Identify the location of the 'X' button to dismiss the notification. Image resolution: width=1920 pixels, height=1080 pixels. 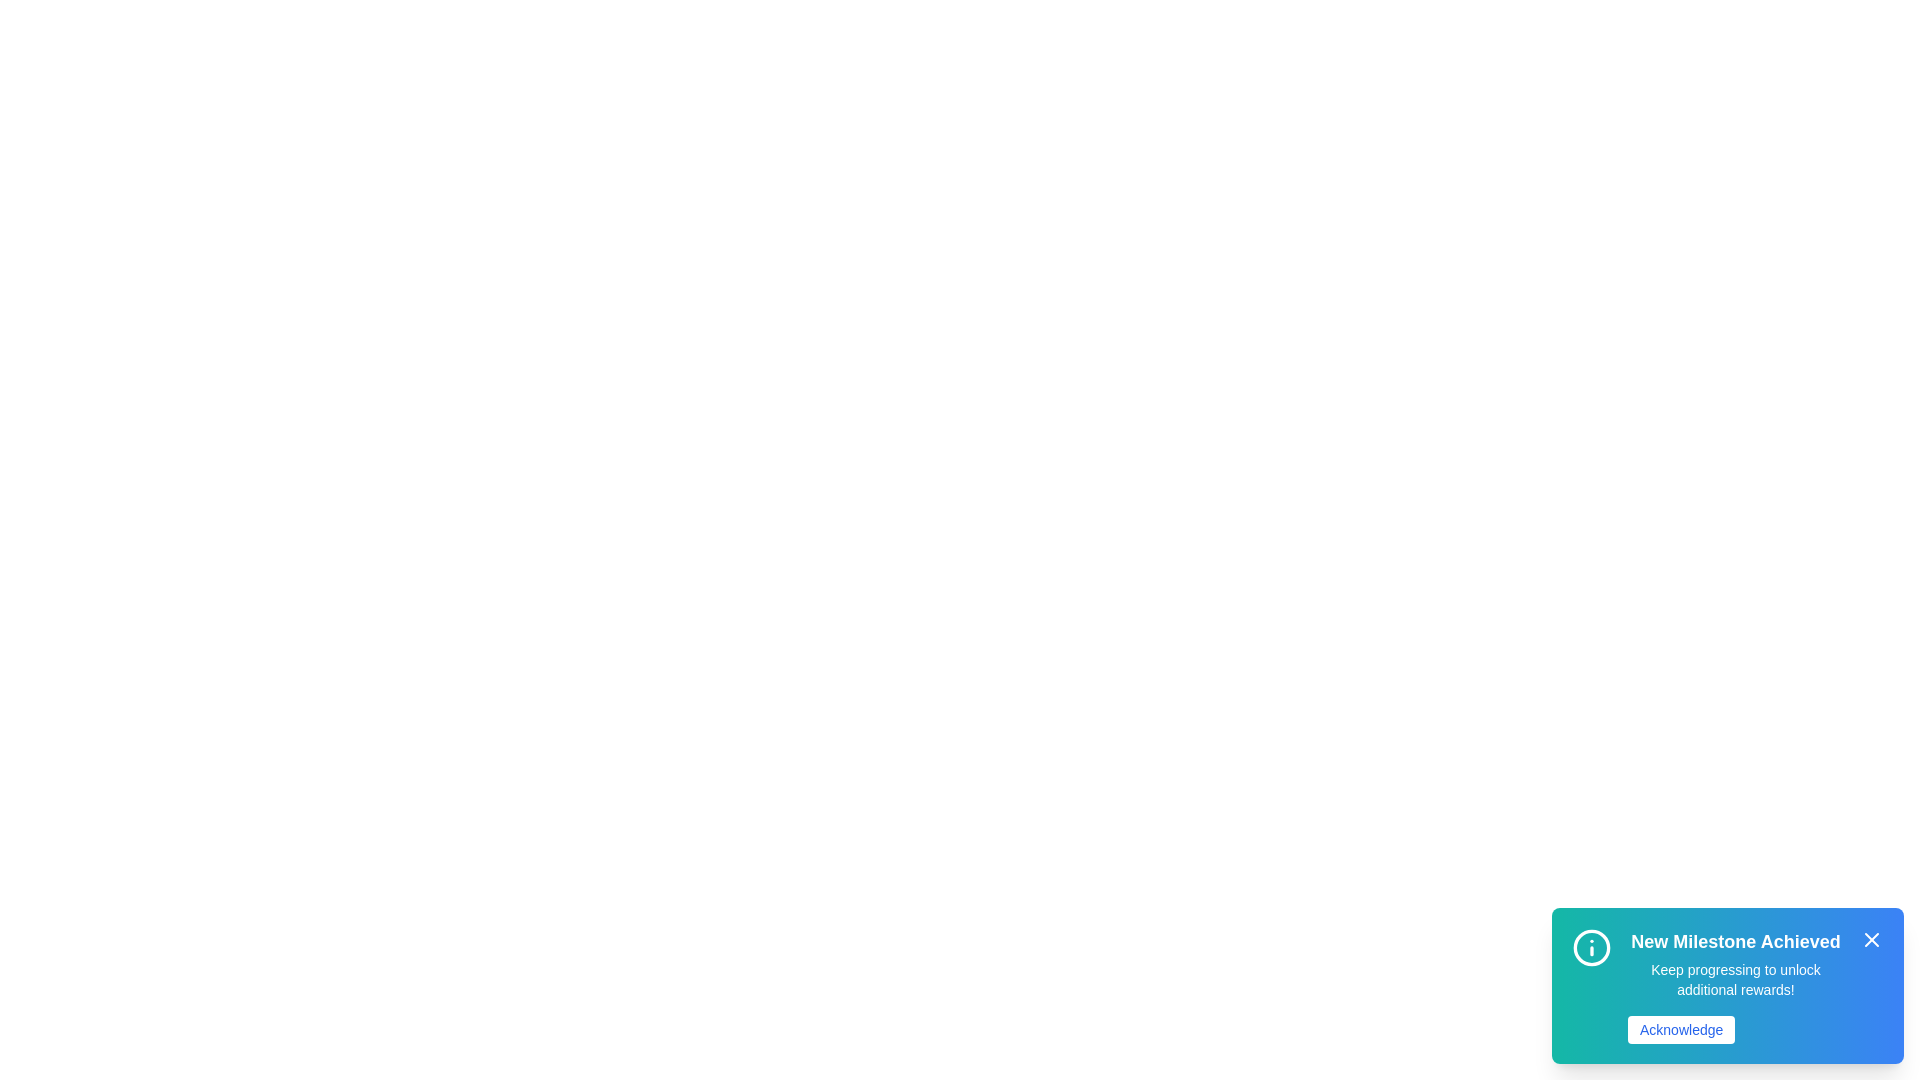
(1871, 940).